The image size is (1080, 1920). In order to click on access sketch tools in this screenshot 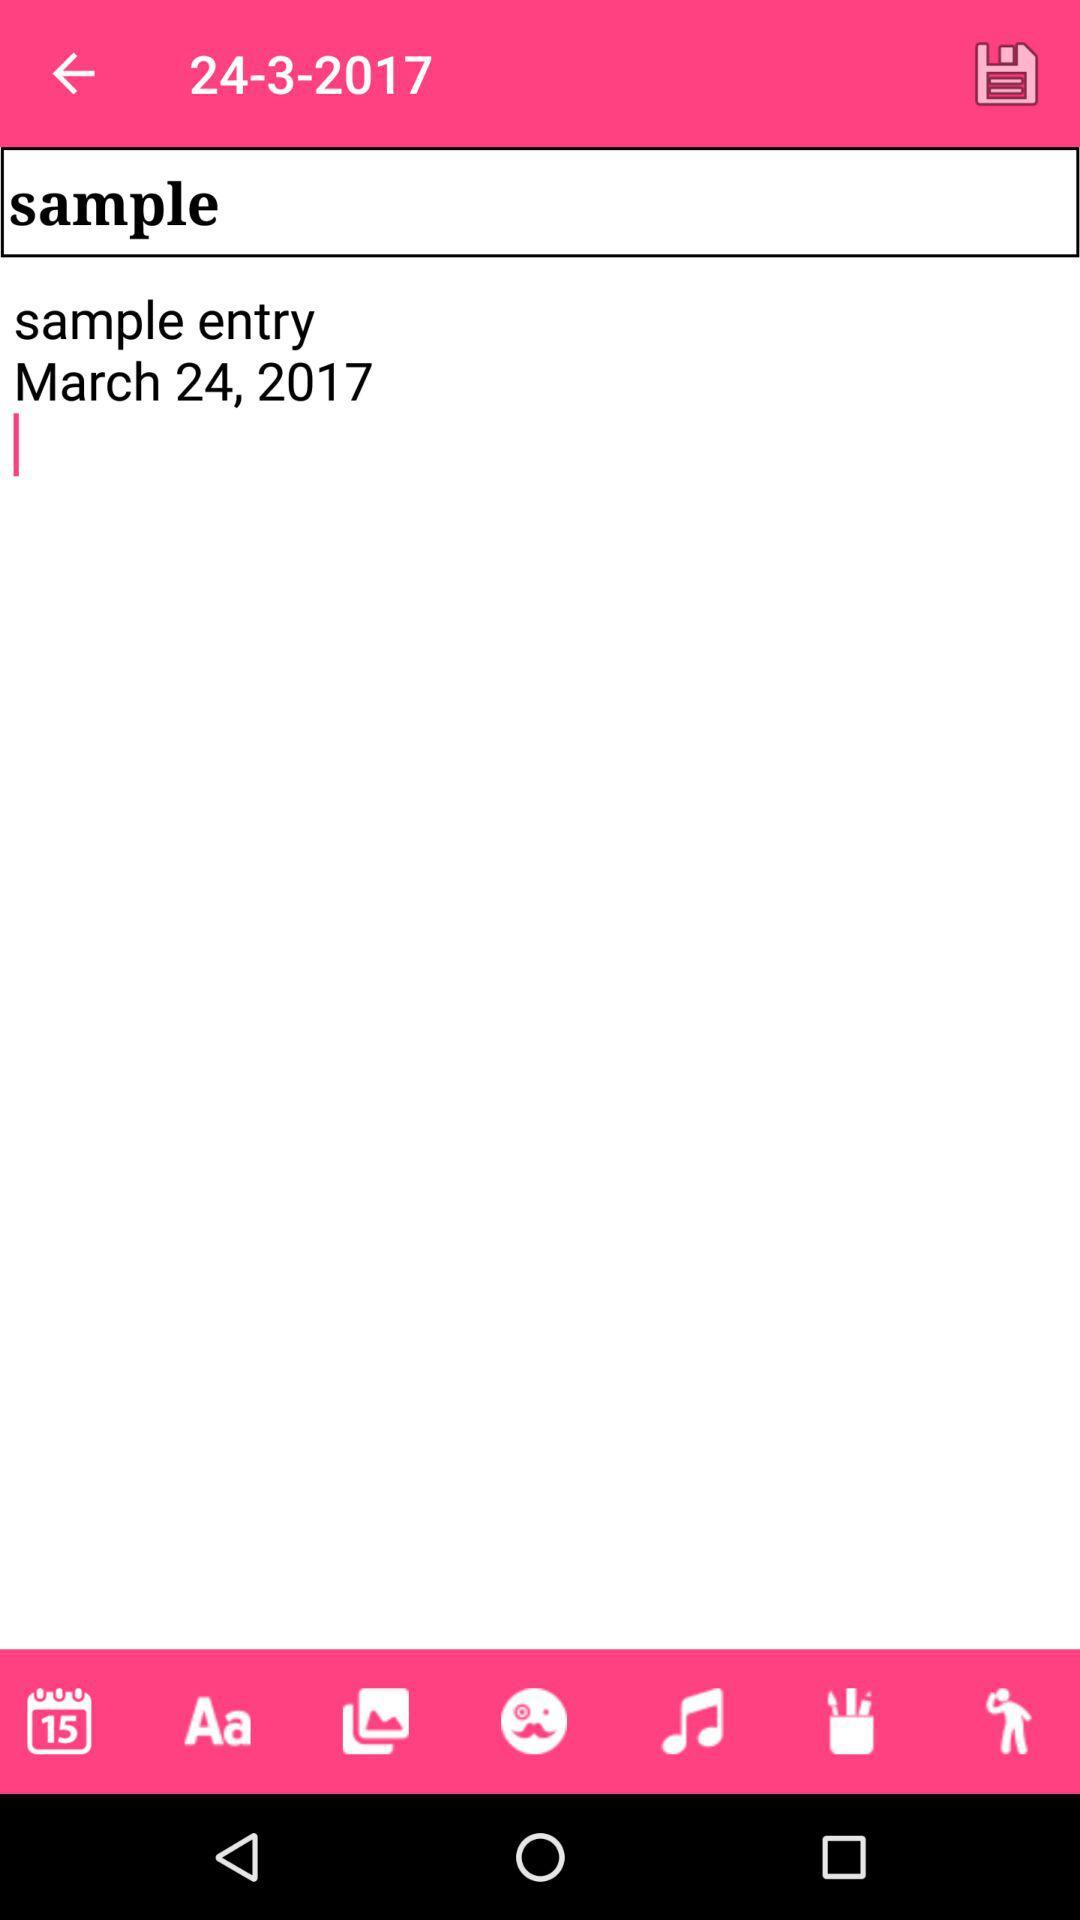, I will do `click(850, 1720)`.